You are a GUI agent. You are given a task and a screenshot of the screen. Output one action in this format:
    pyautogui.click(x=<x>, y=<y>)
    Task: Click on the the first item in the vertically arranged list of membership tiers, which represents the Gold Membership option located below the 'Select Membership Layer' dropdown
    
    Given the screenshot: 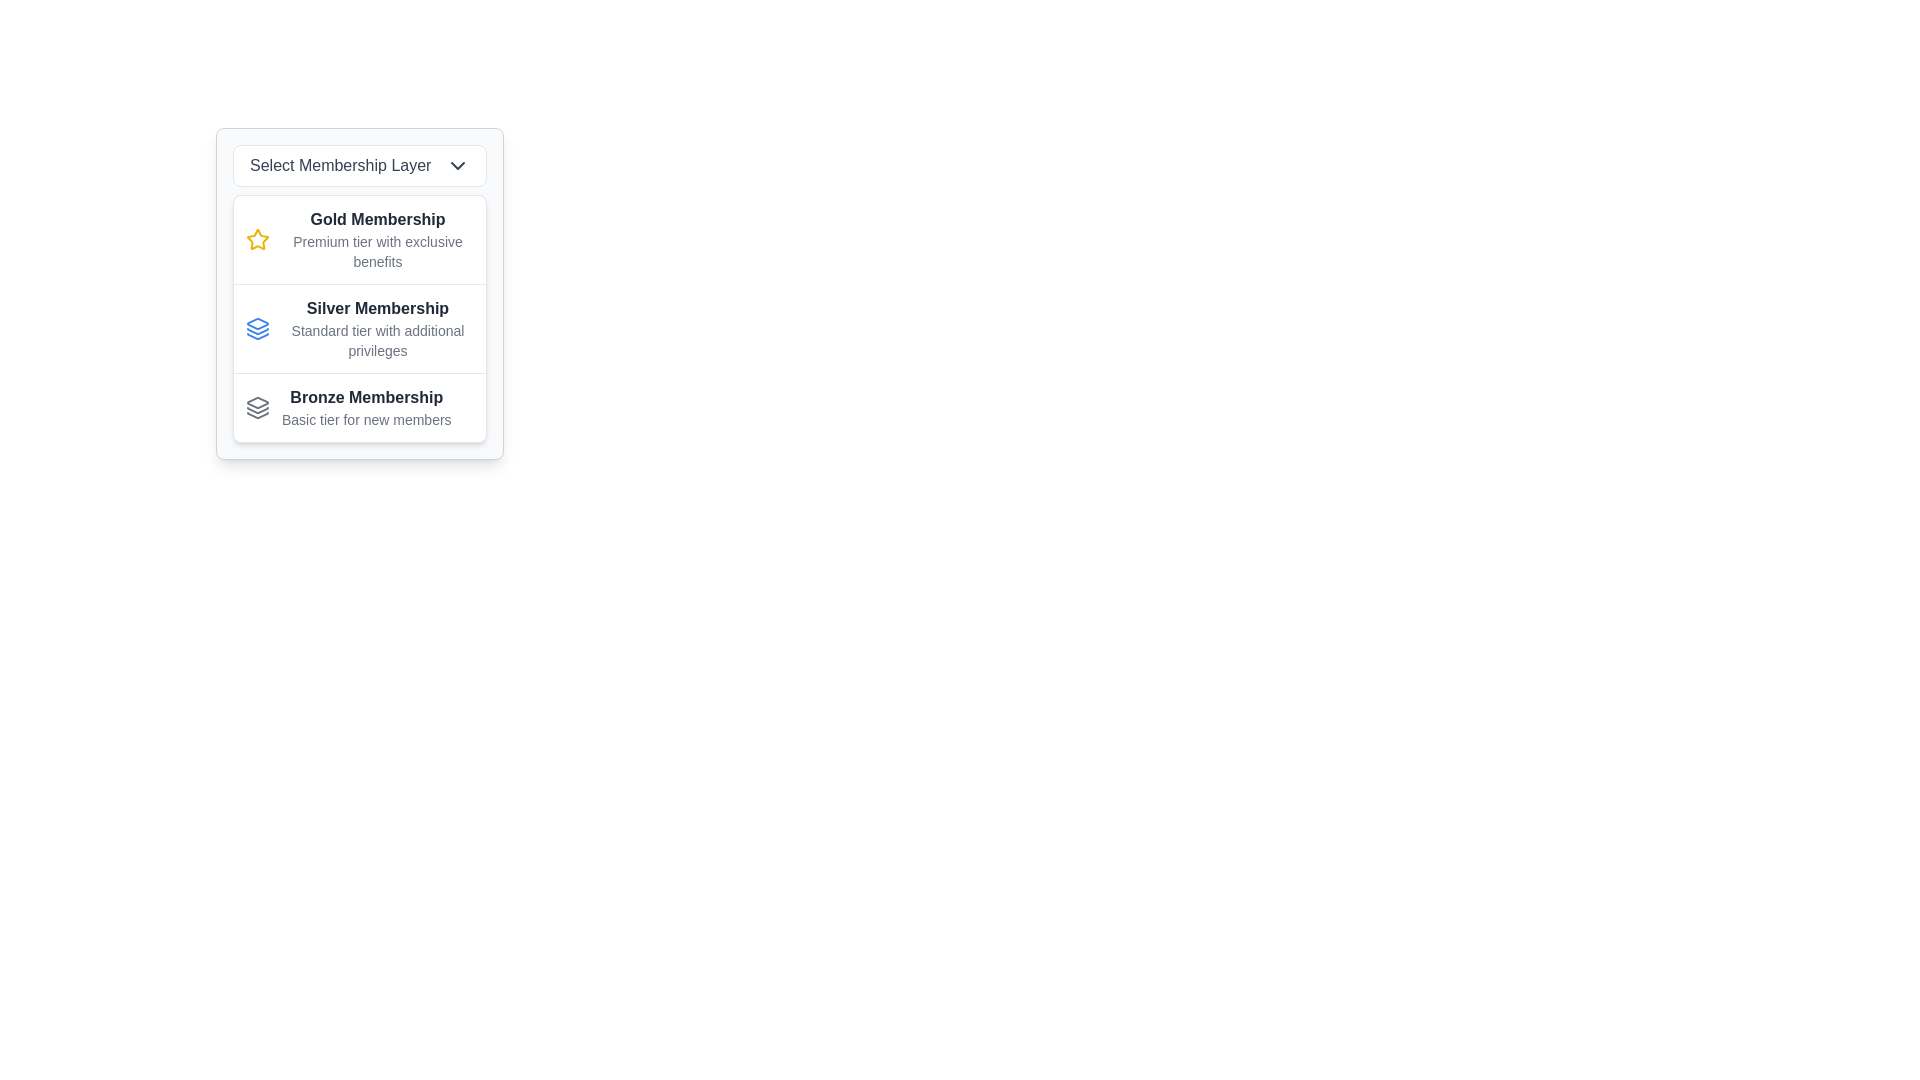 What is the action you would take?
    pyautogui.click(x=360, y=239)
    